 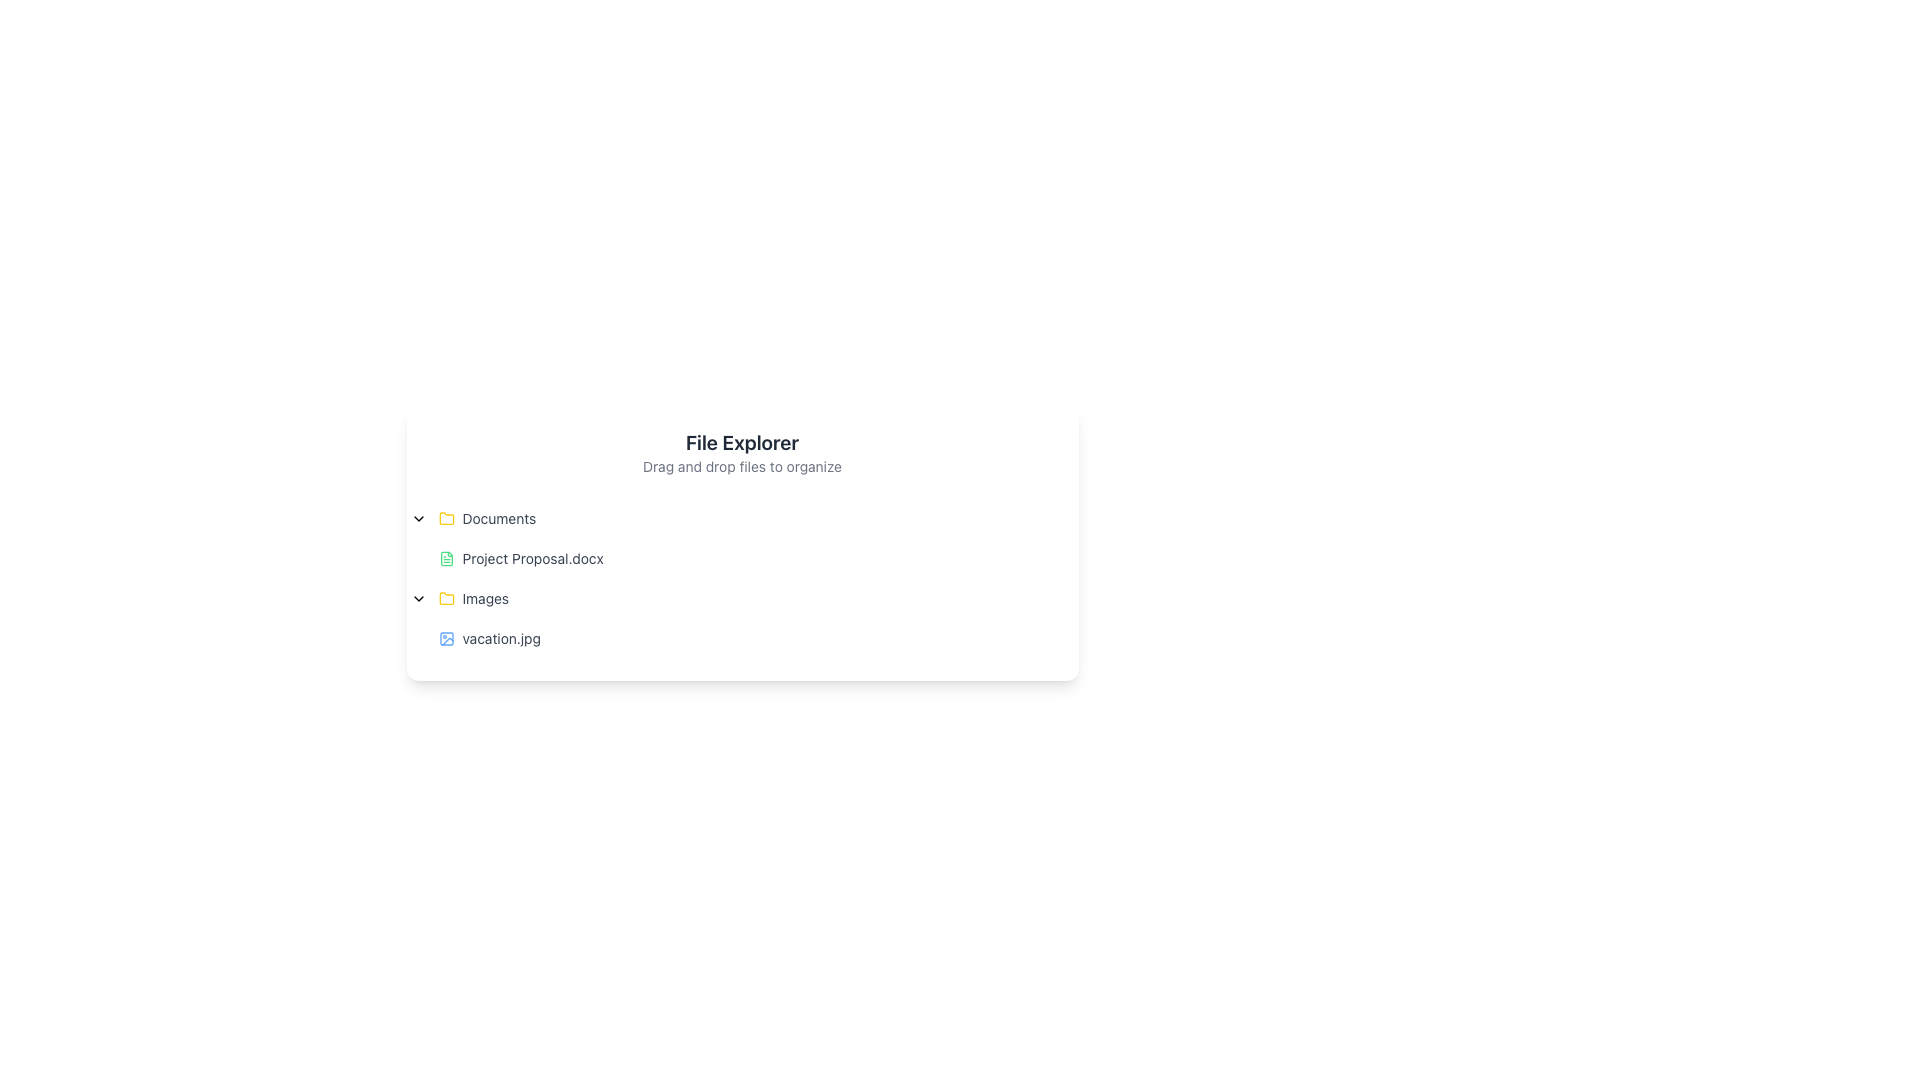 What do you see at coordinates (445, 597) in the screenshot?
I see `the 'Images' folder icon located immediately to the left of the text 'Images' in the file explorer` at bounding box center [445, 597].